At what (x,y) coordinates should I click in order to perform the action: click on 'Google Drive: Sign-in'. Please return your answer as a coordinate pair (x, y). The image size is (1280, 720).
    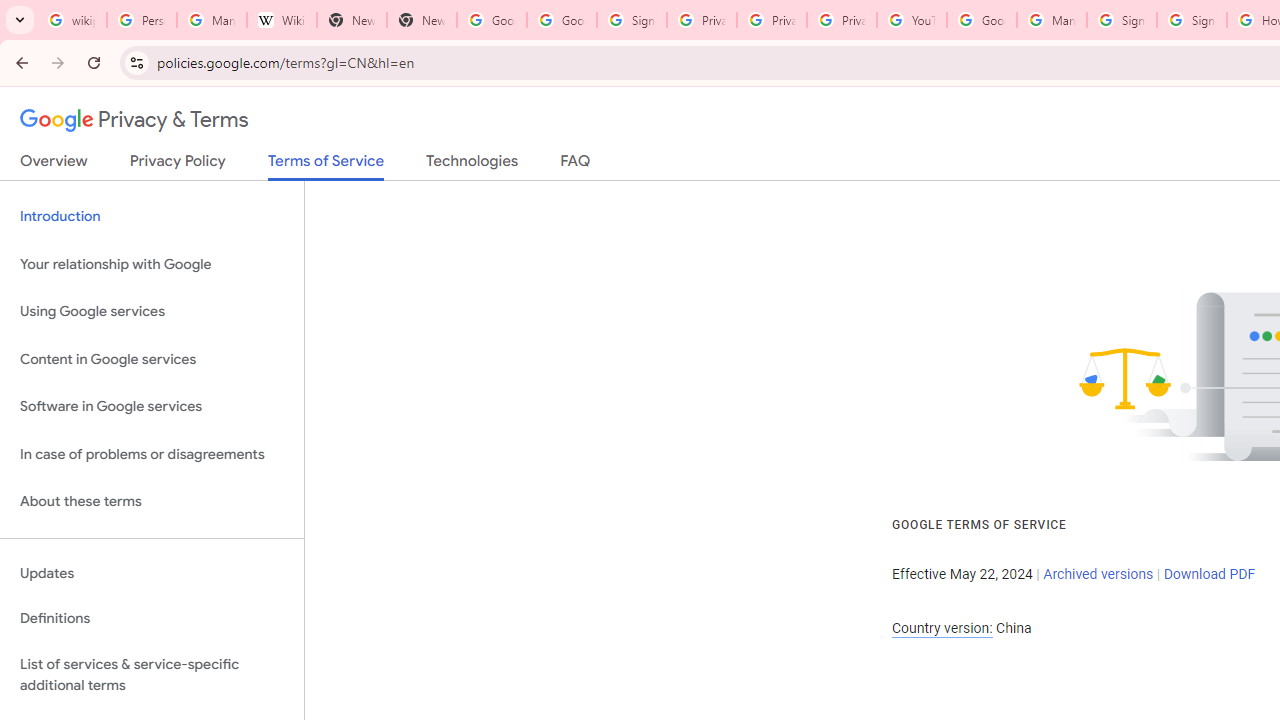
    Looking at the image, I should click on (560, 20).